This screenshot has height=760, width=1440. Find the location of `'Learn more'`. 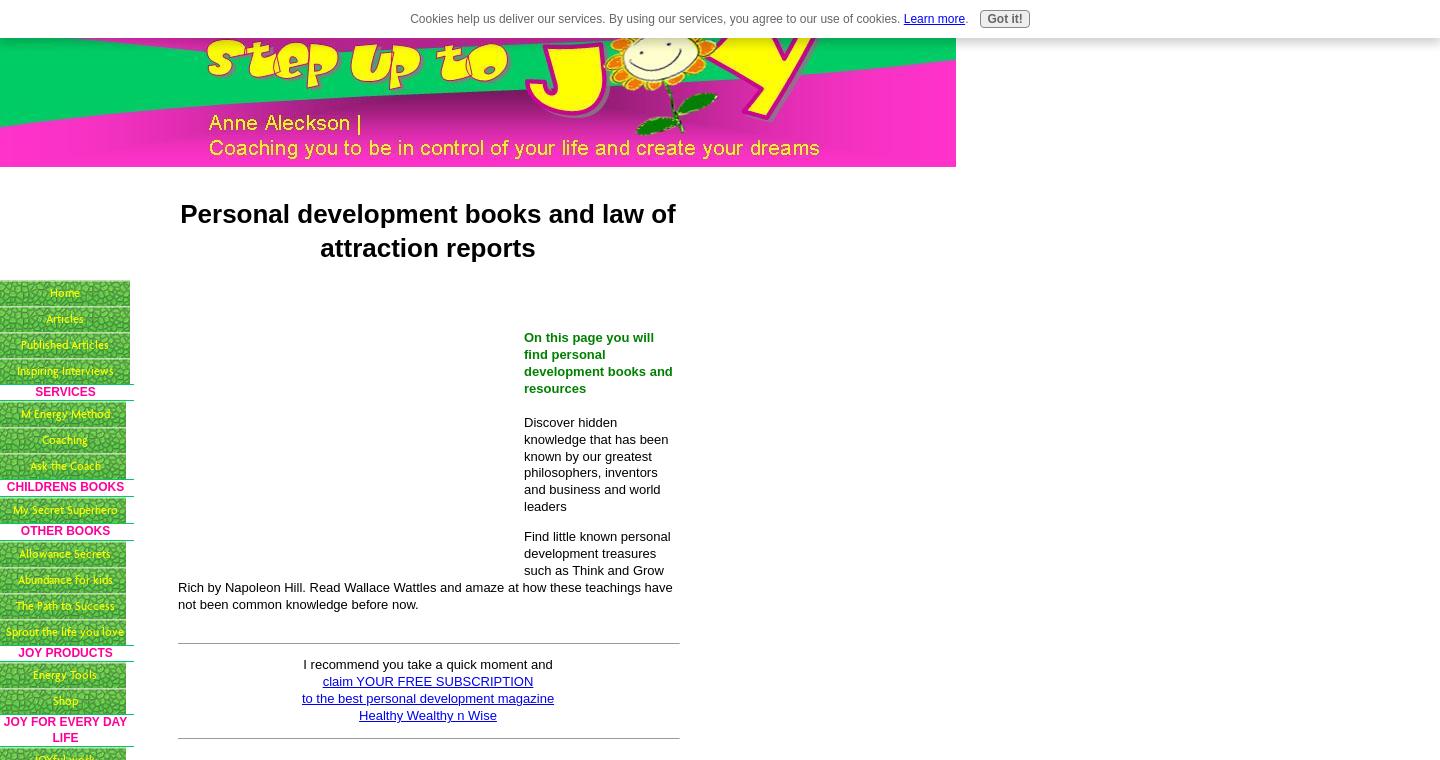

'Learn more' is located at coordinates (903, 18).